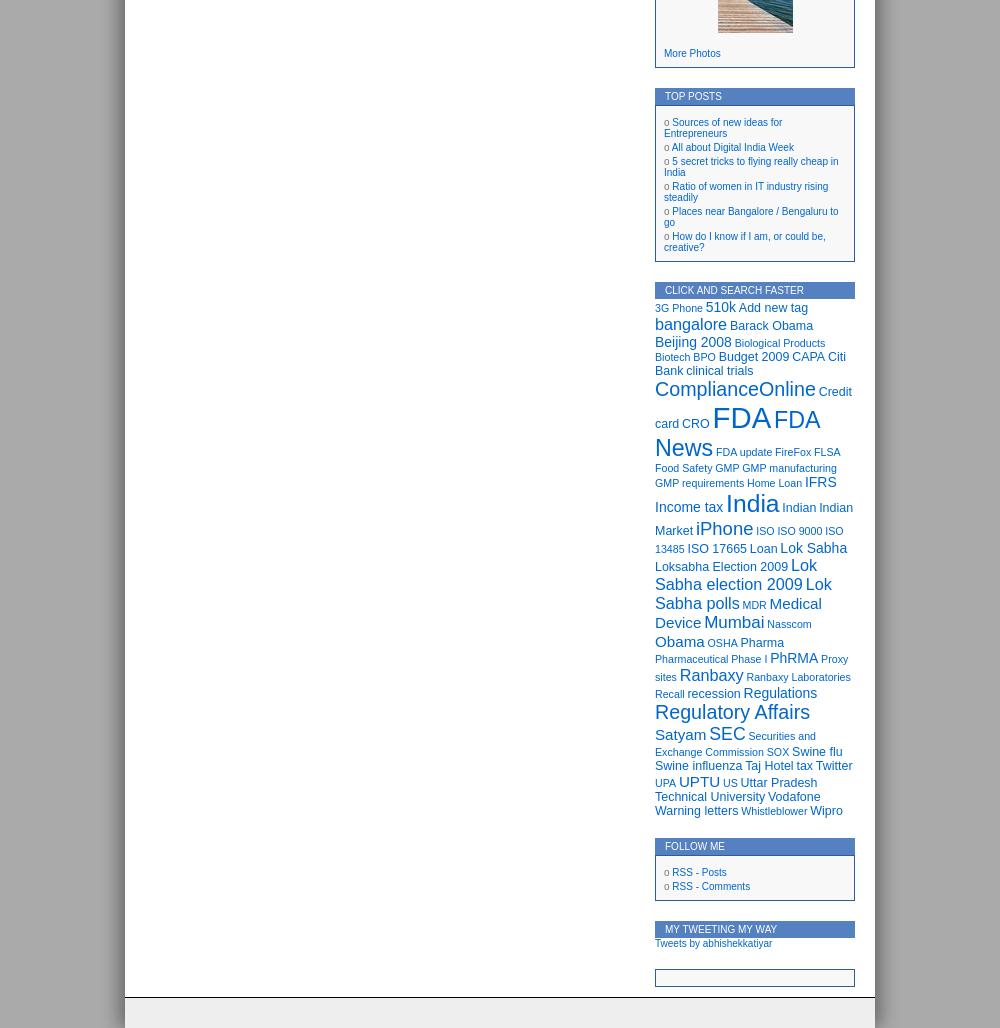  What do you see at coordinates (698, 871) in the screenshot?
I see `'RSS - Posts'` at bounding box center [698, 871].